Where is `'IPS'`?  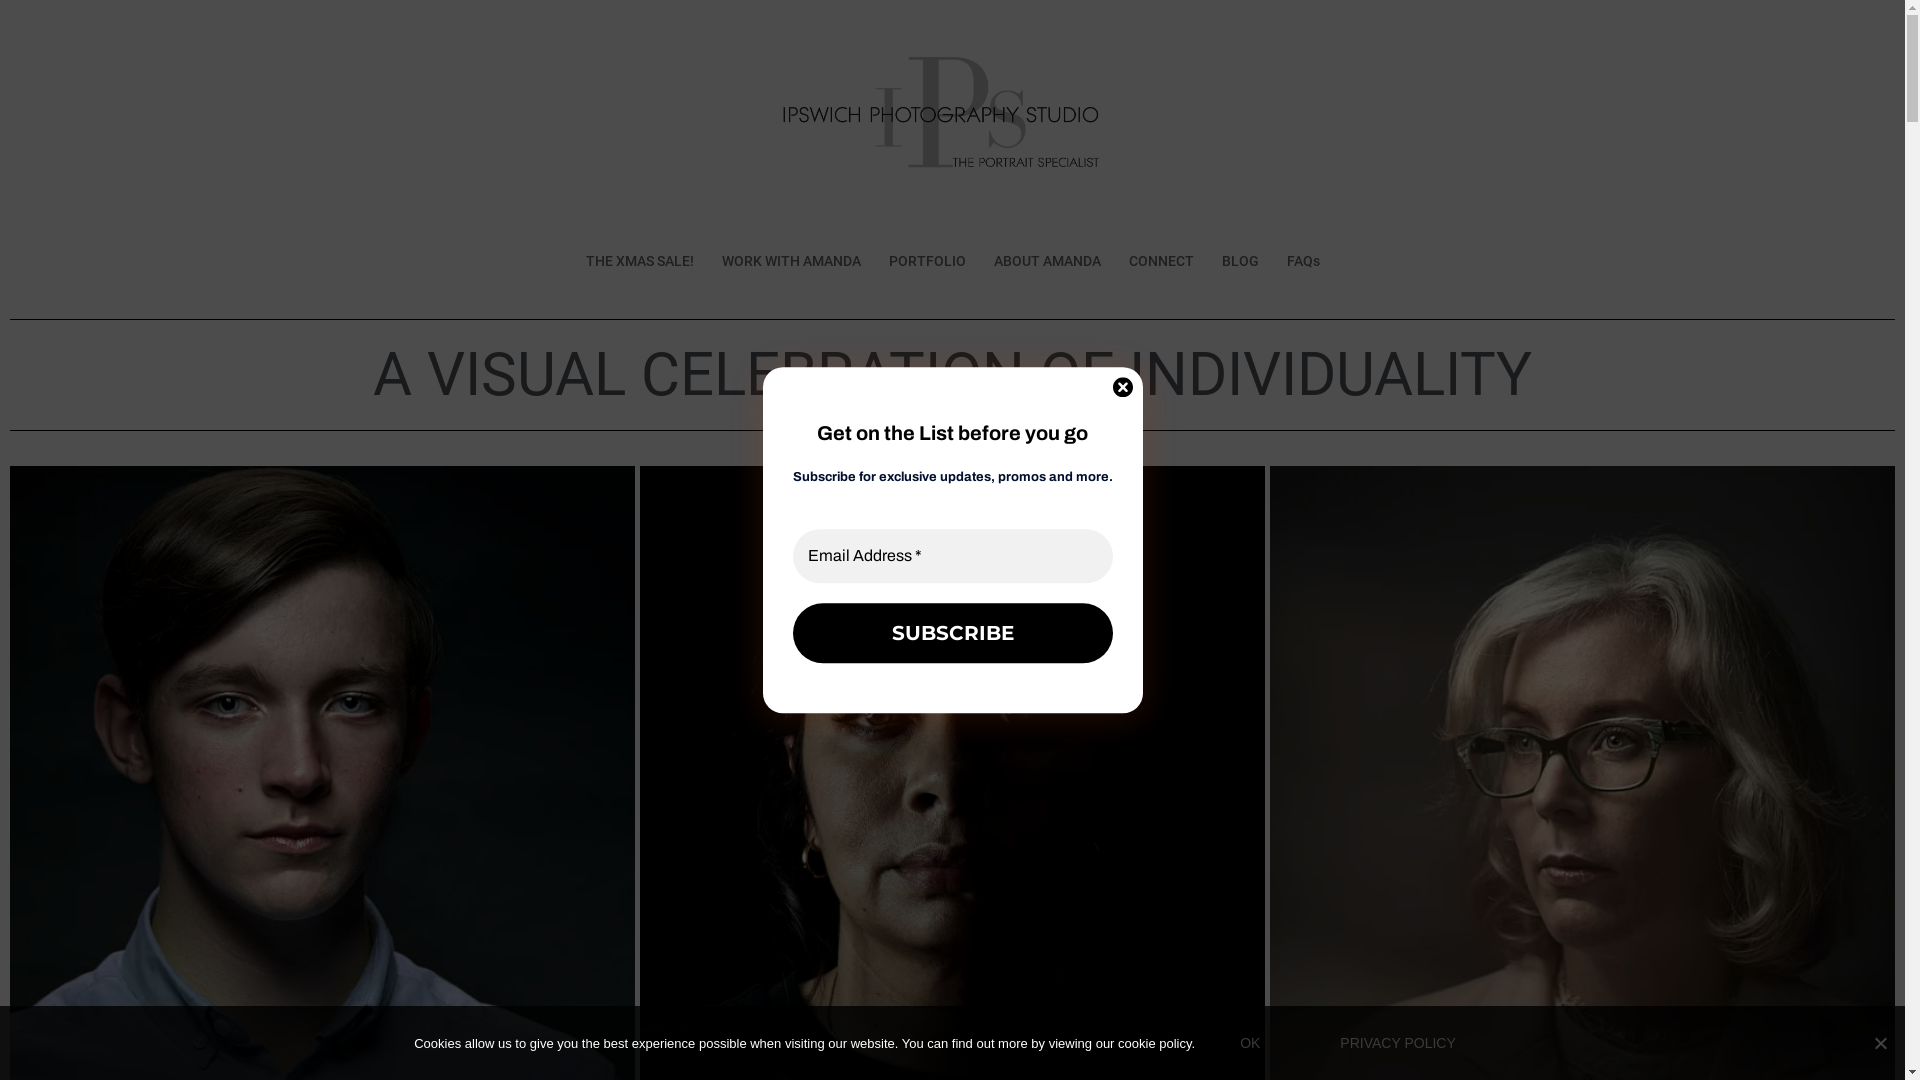
'IPS' is located at coordinates (951, 126).